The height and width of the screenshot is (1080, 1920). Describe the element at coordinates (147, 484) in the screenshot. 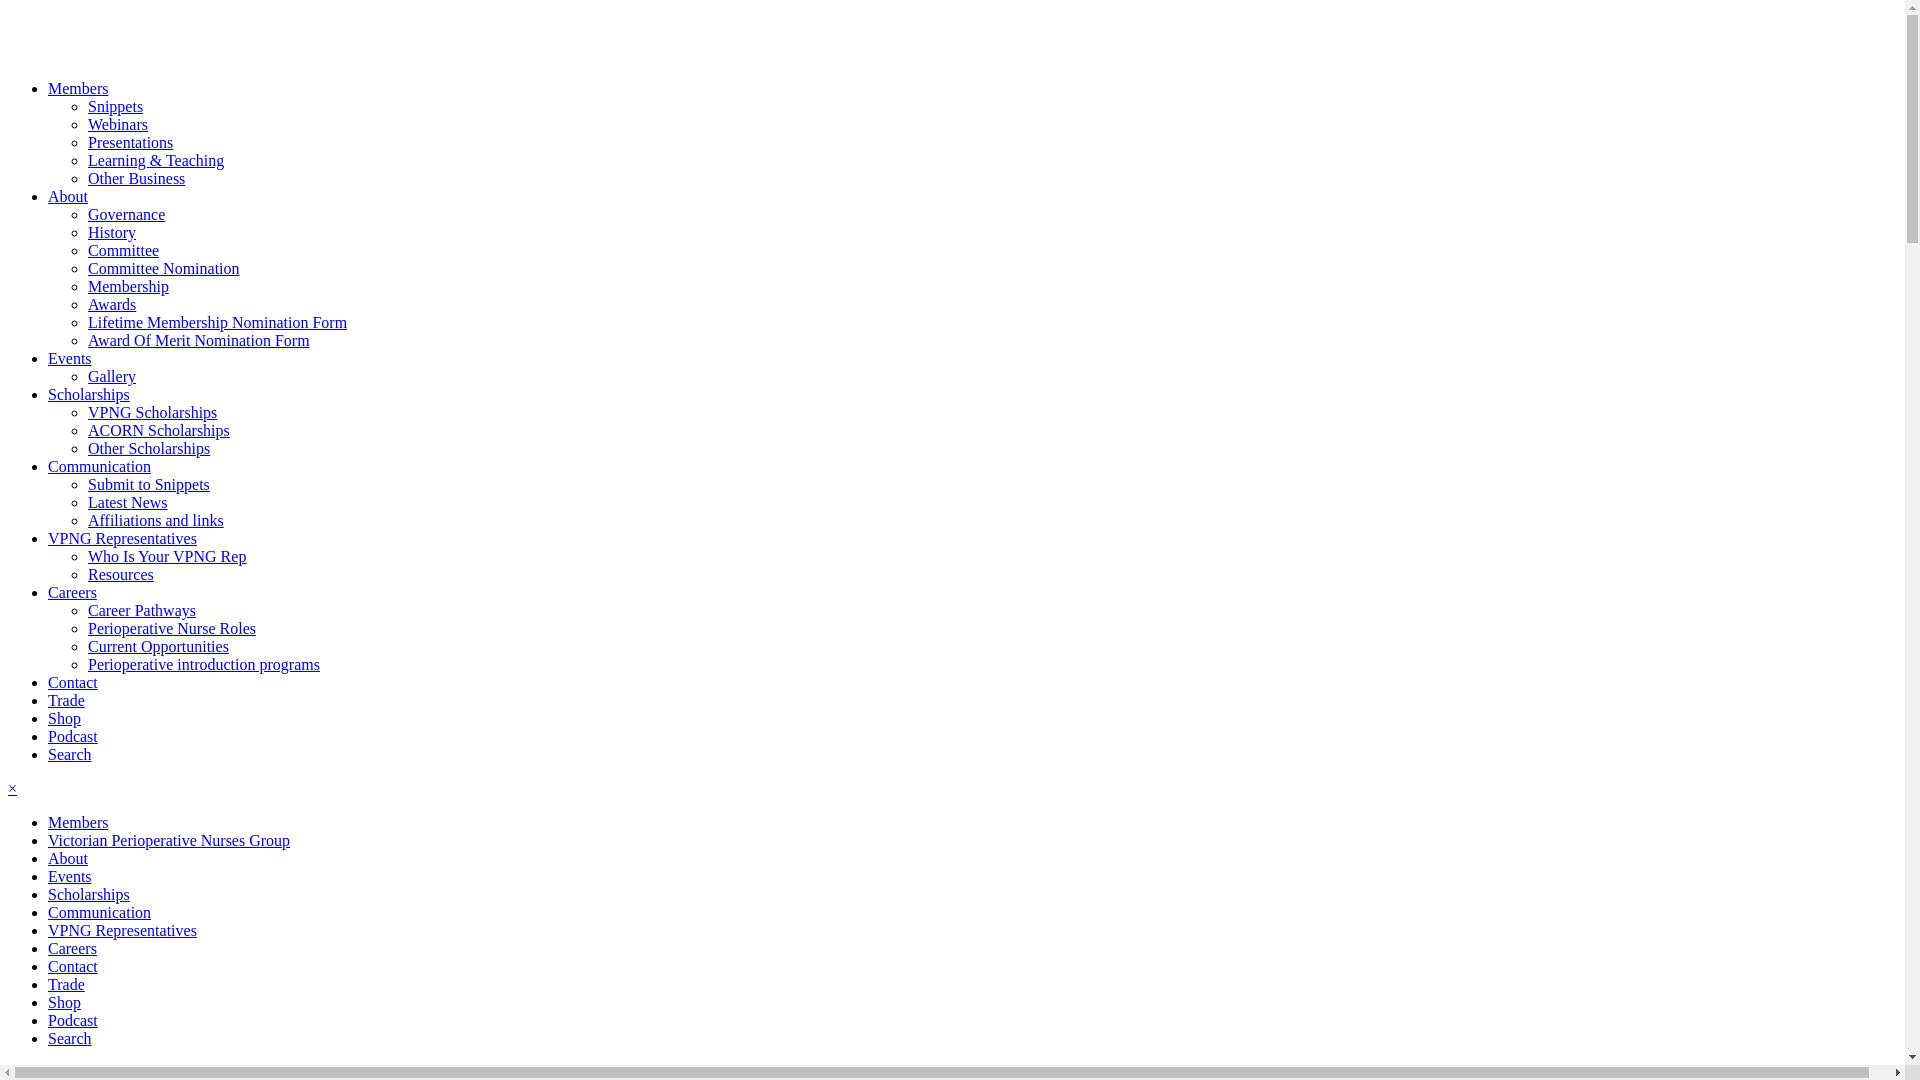

I see `'Submit to Snippets'` at that location.